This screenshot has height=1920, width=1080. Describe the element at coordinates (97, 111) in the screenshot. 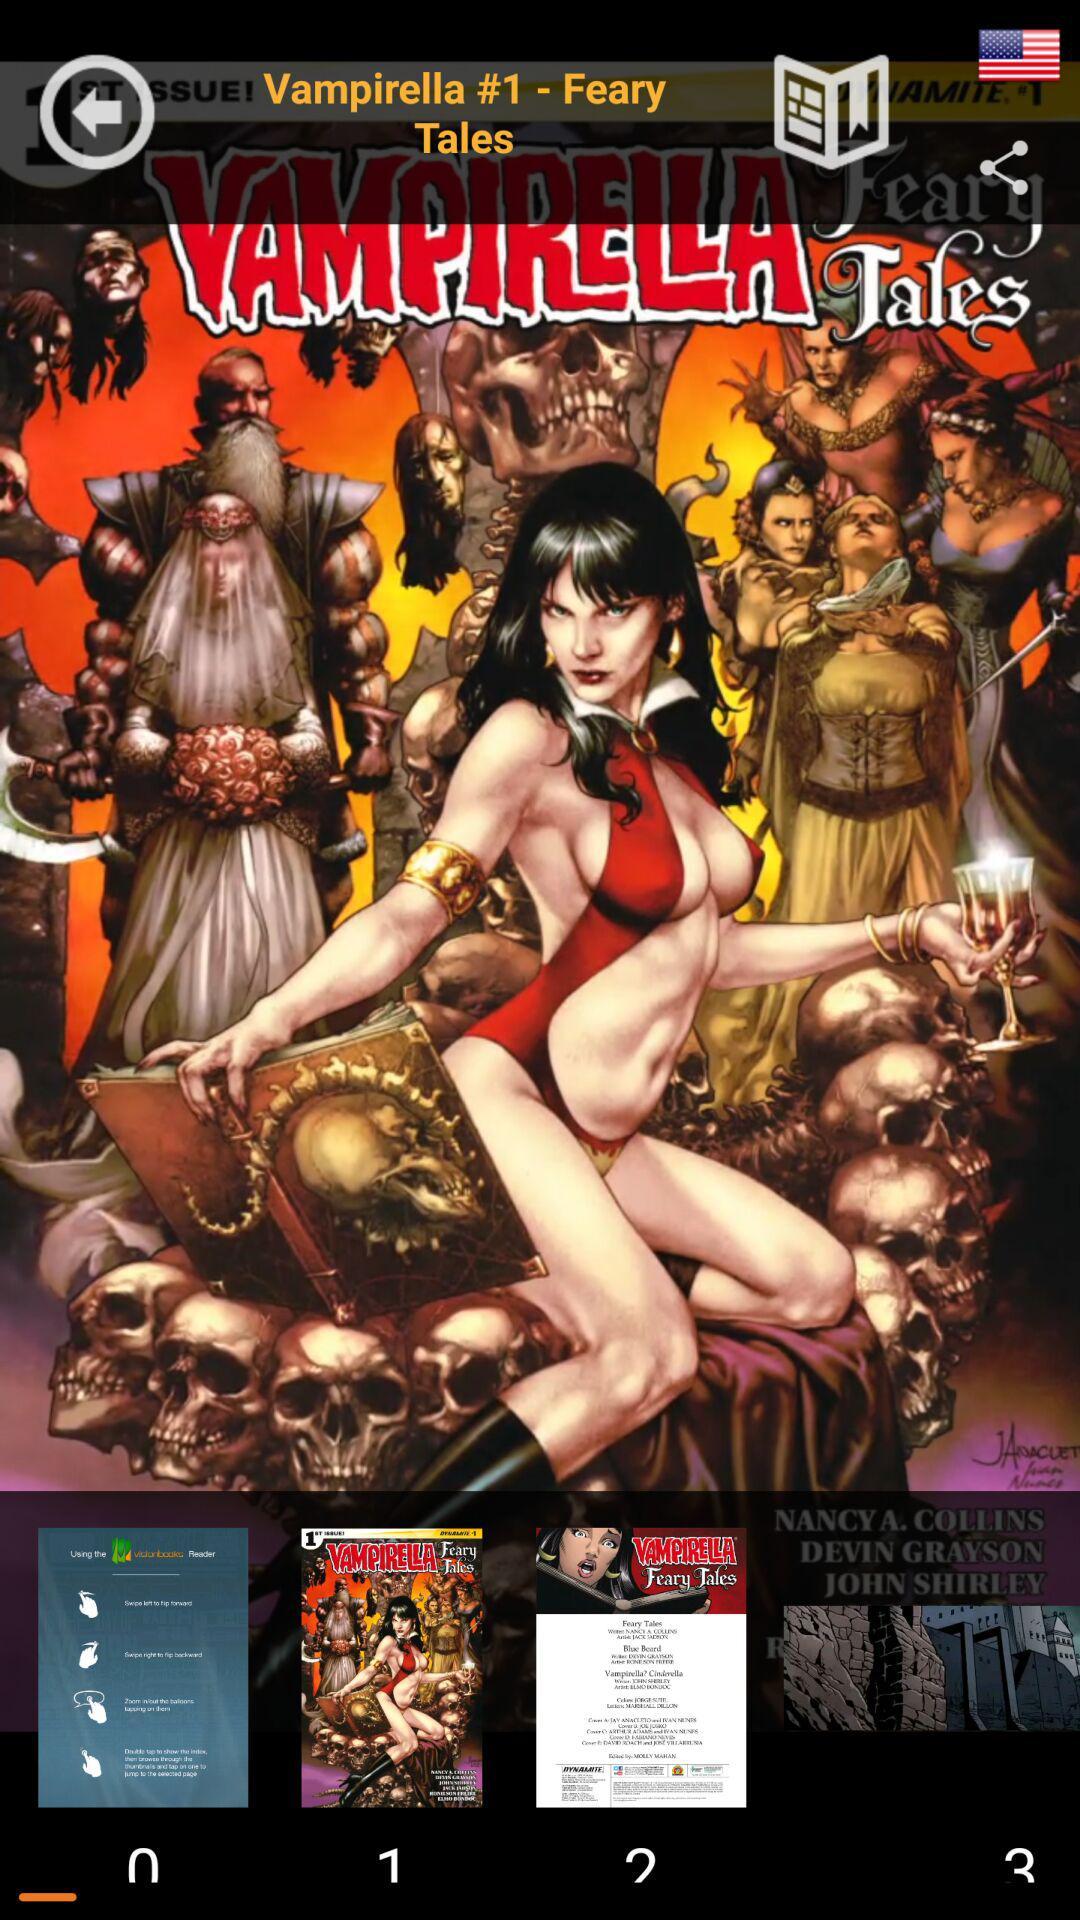

I see `go back` at that location.